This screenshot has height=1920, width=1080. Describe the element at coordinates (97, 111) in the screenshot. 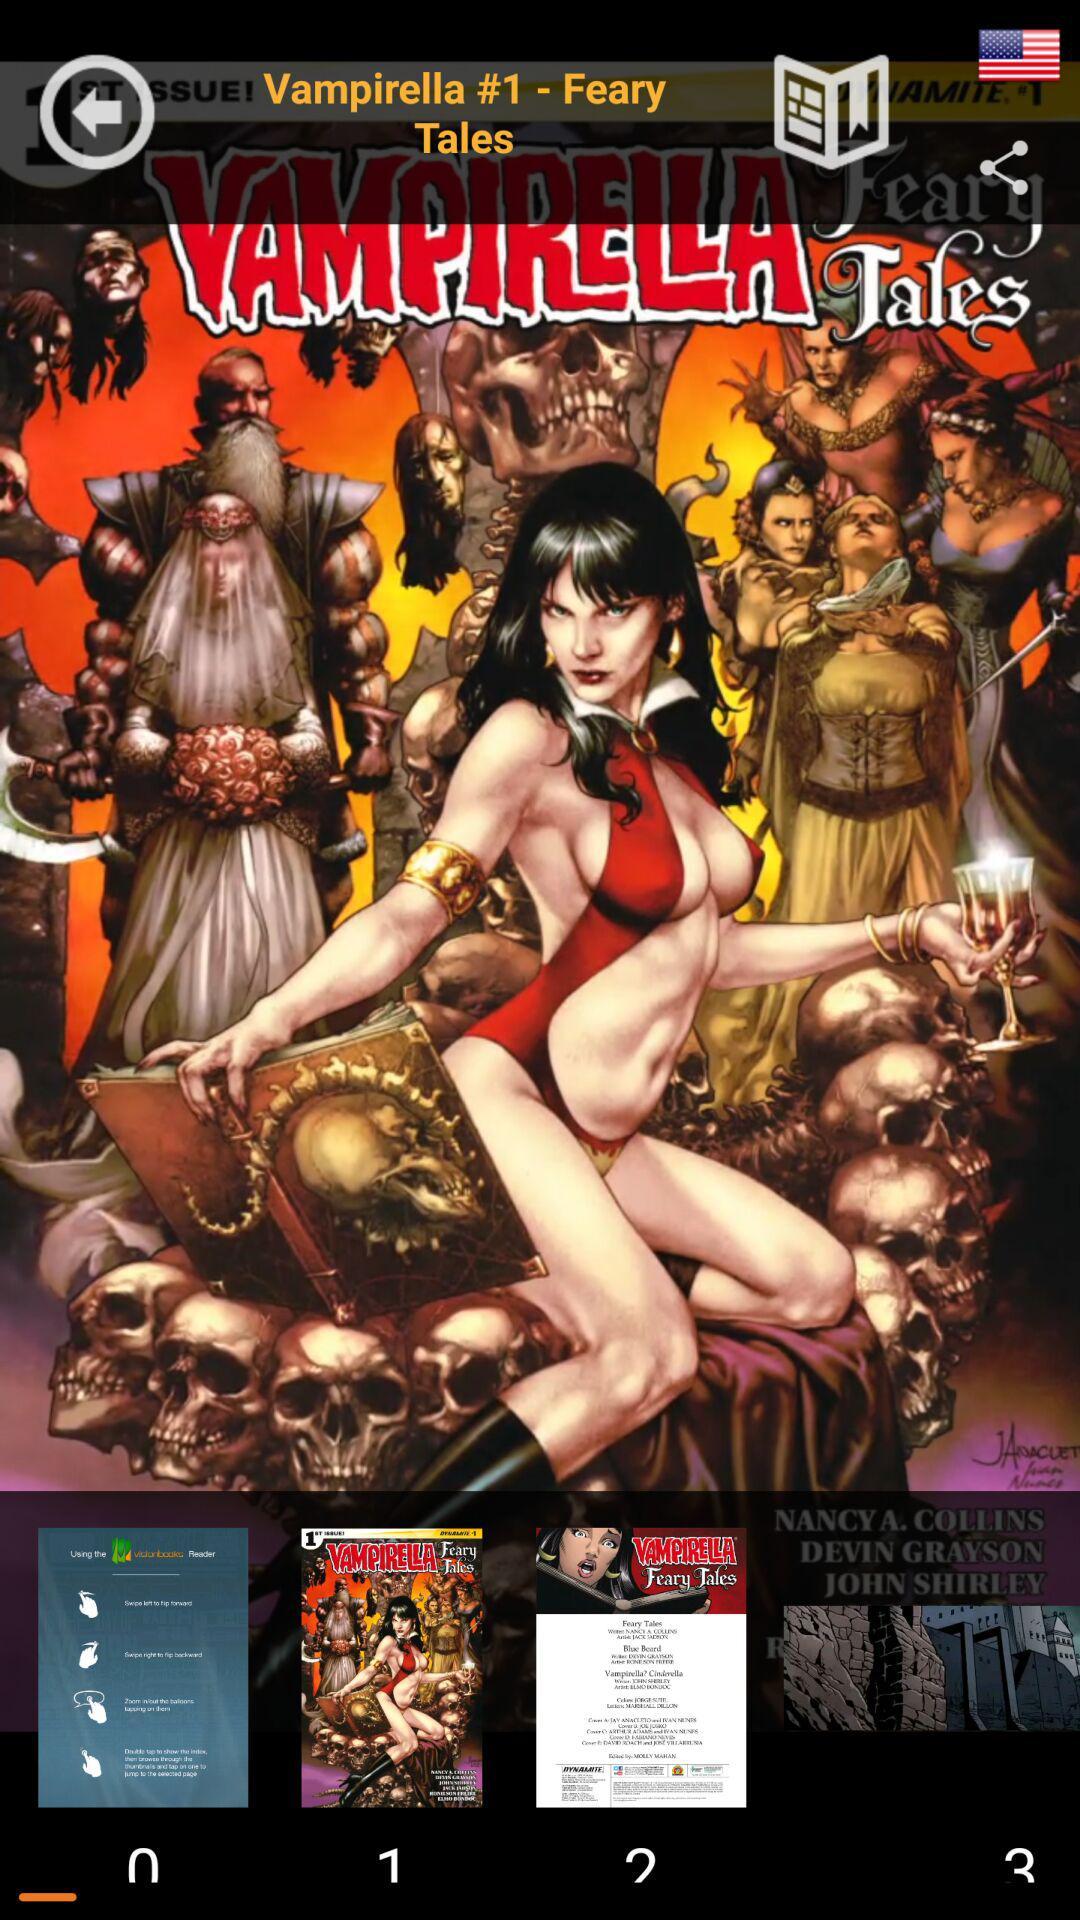

I see `go back` at that location.